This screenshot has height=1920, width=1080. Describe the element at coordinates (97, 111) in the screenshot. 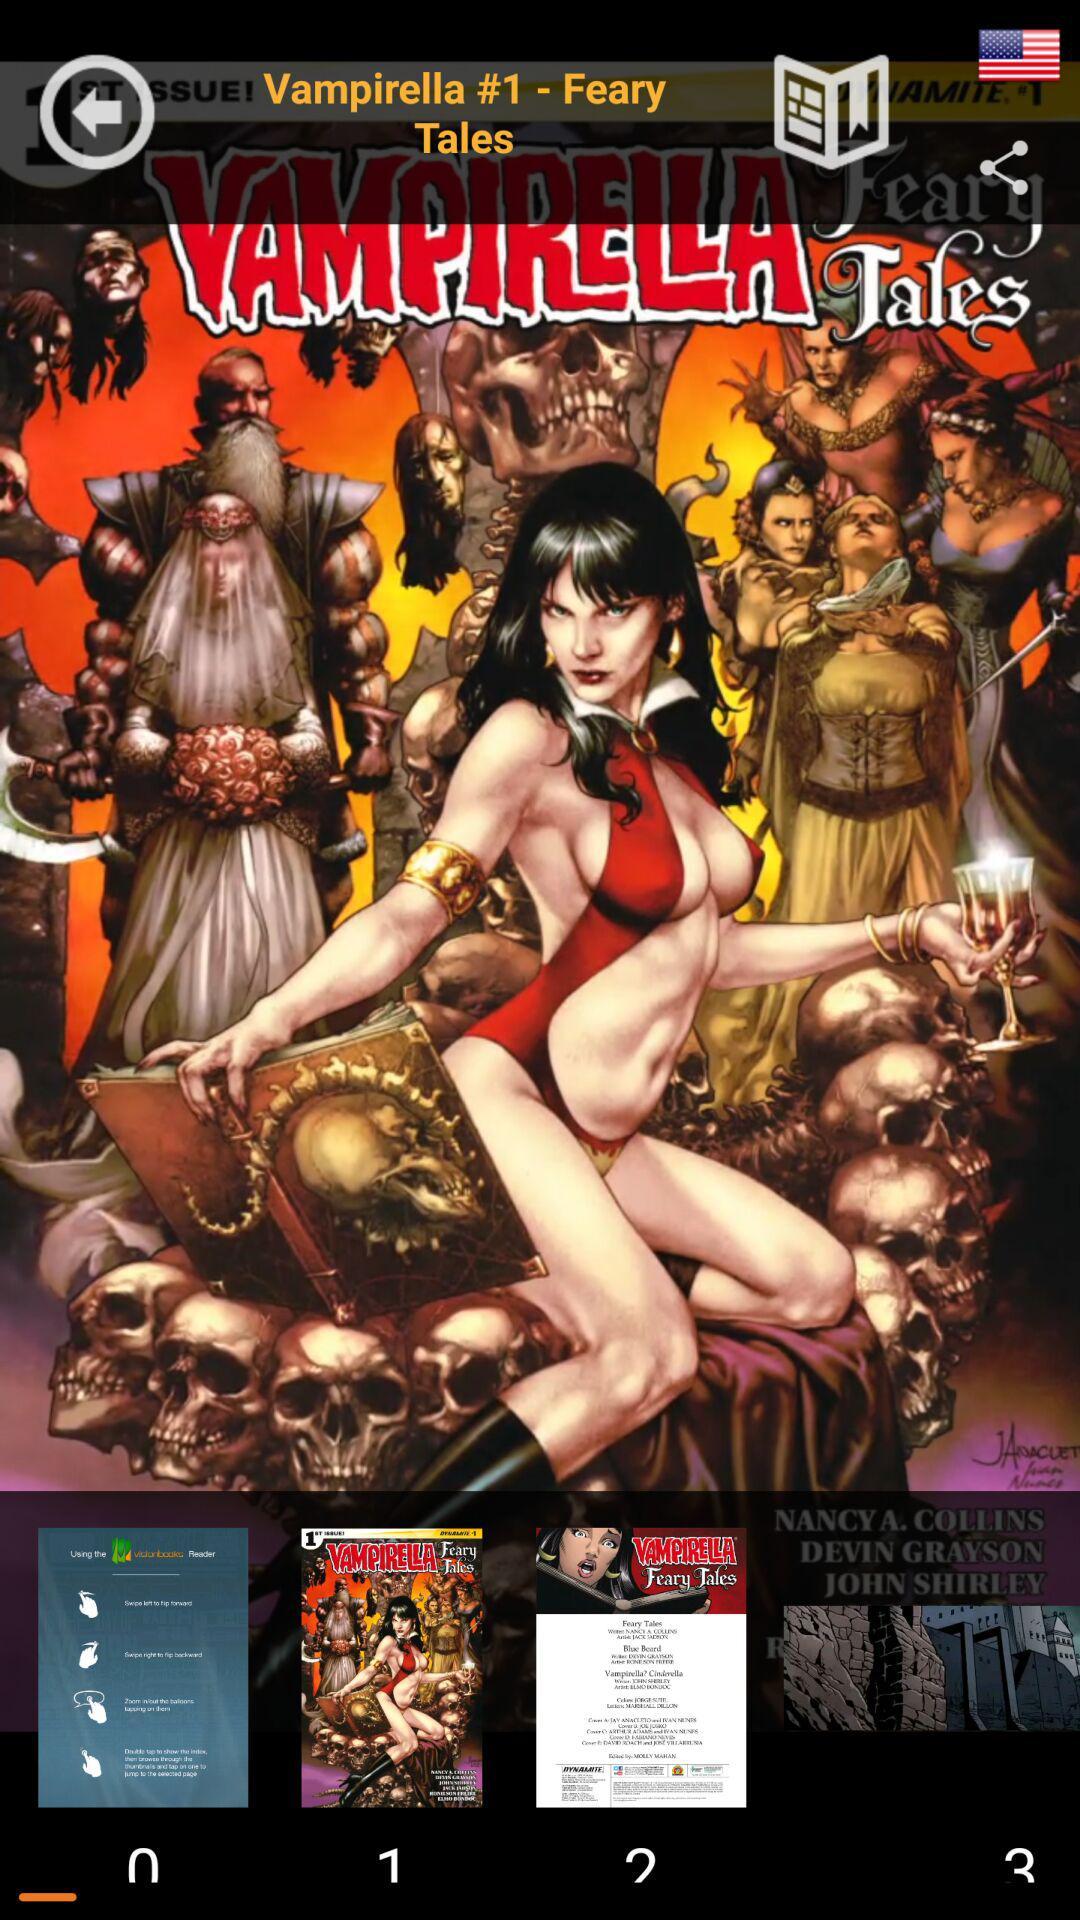

I see `go back` at that location.